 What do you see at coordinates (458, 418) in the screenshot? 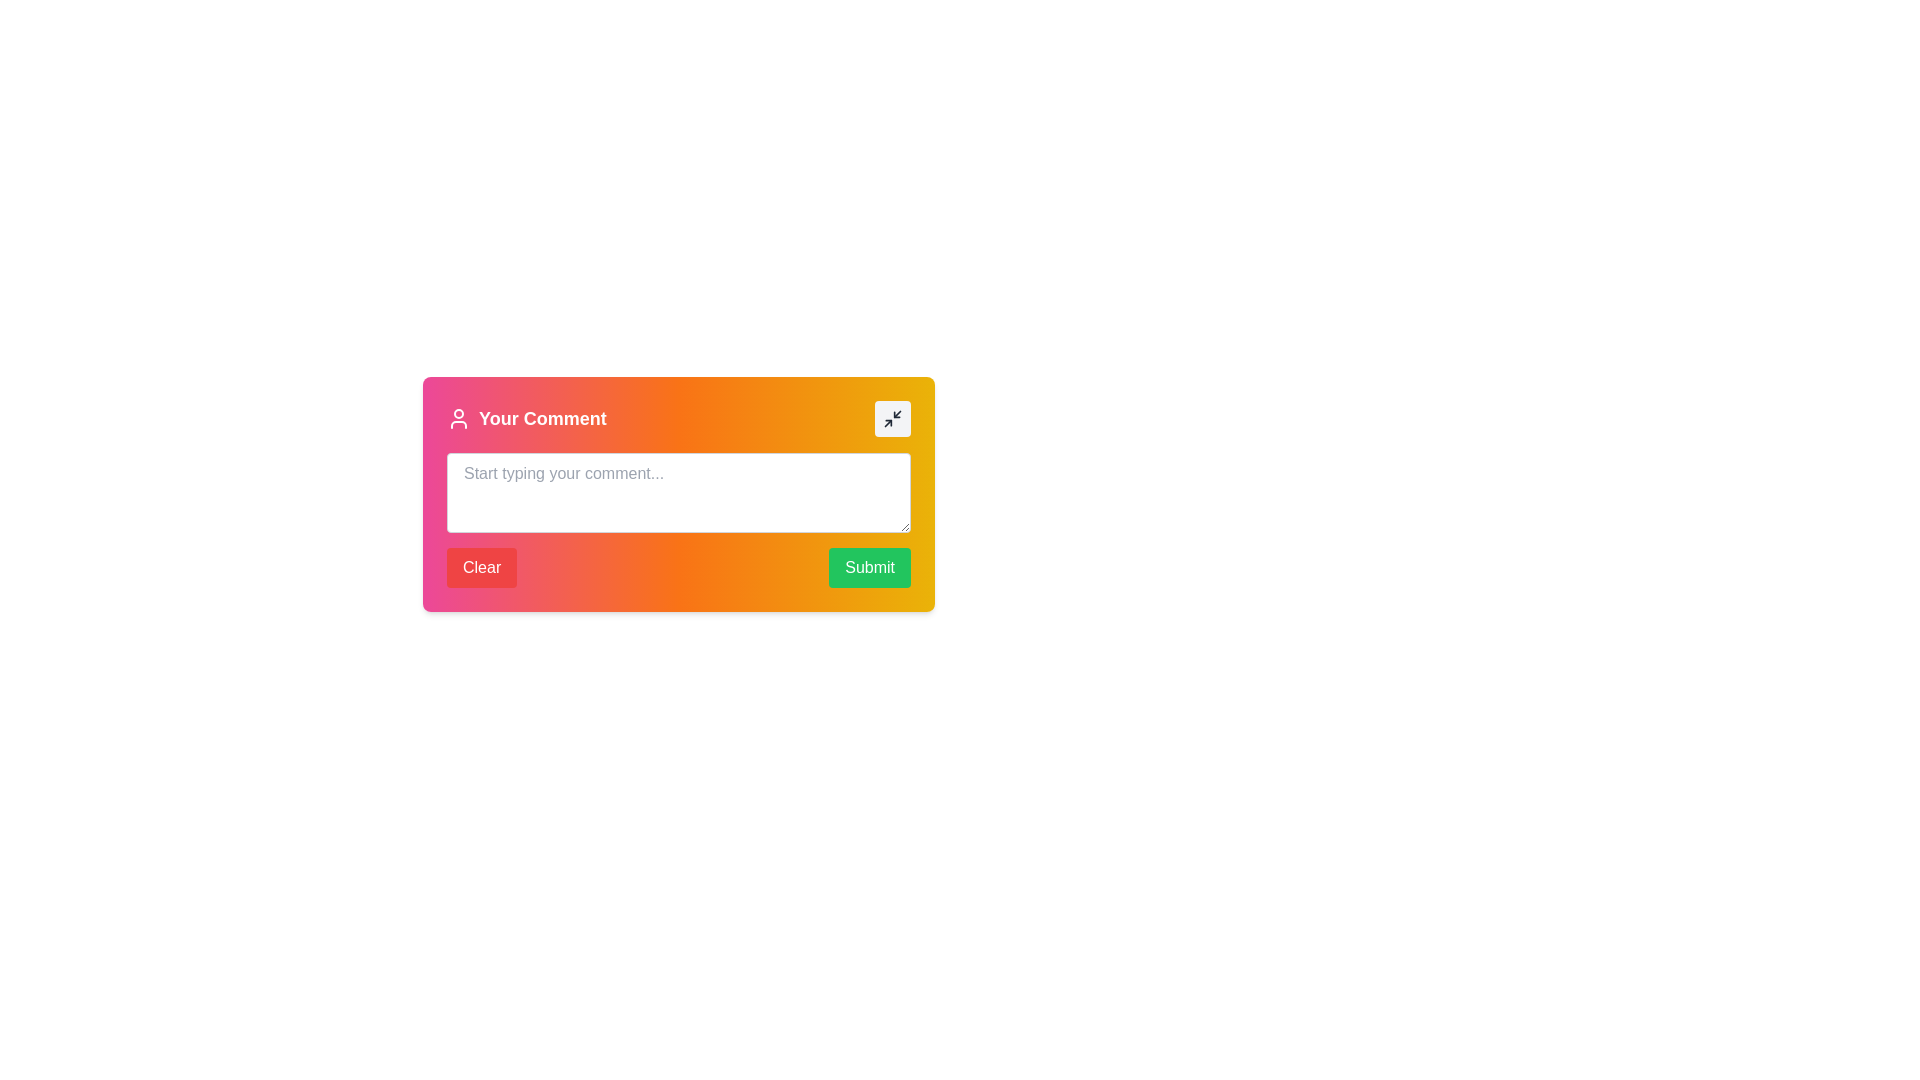
I see `the user icon that visually represents the profile context for the comment functionality, located to the left of the 'Your Comment' text label` at bounding box center [458, 418].